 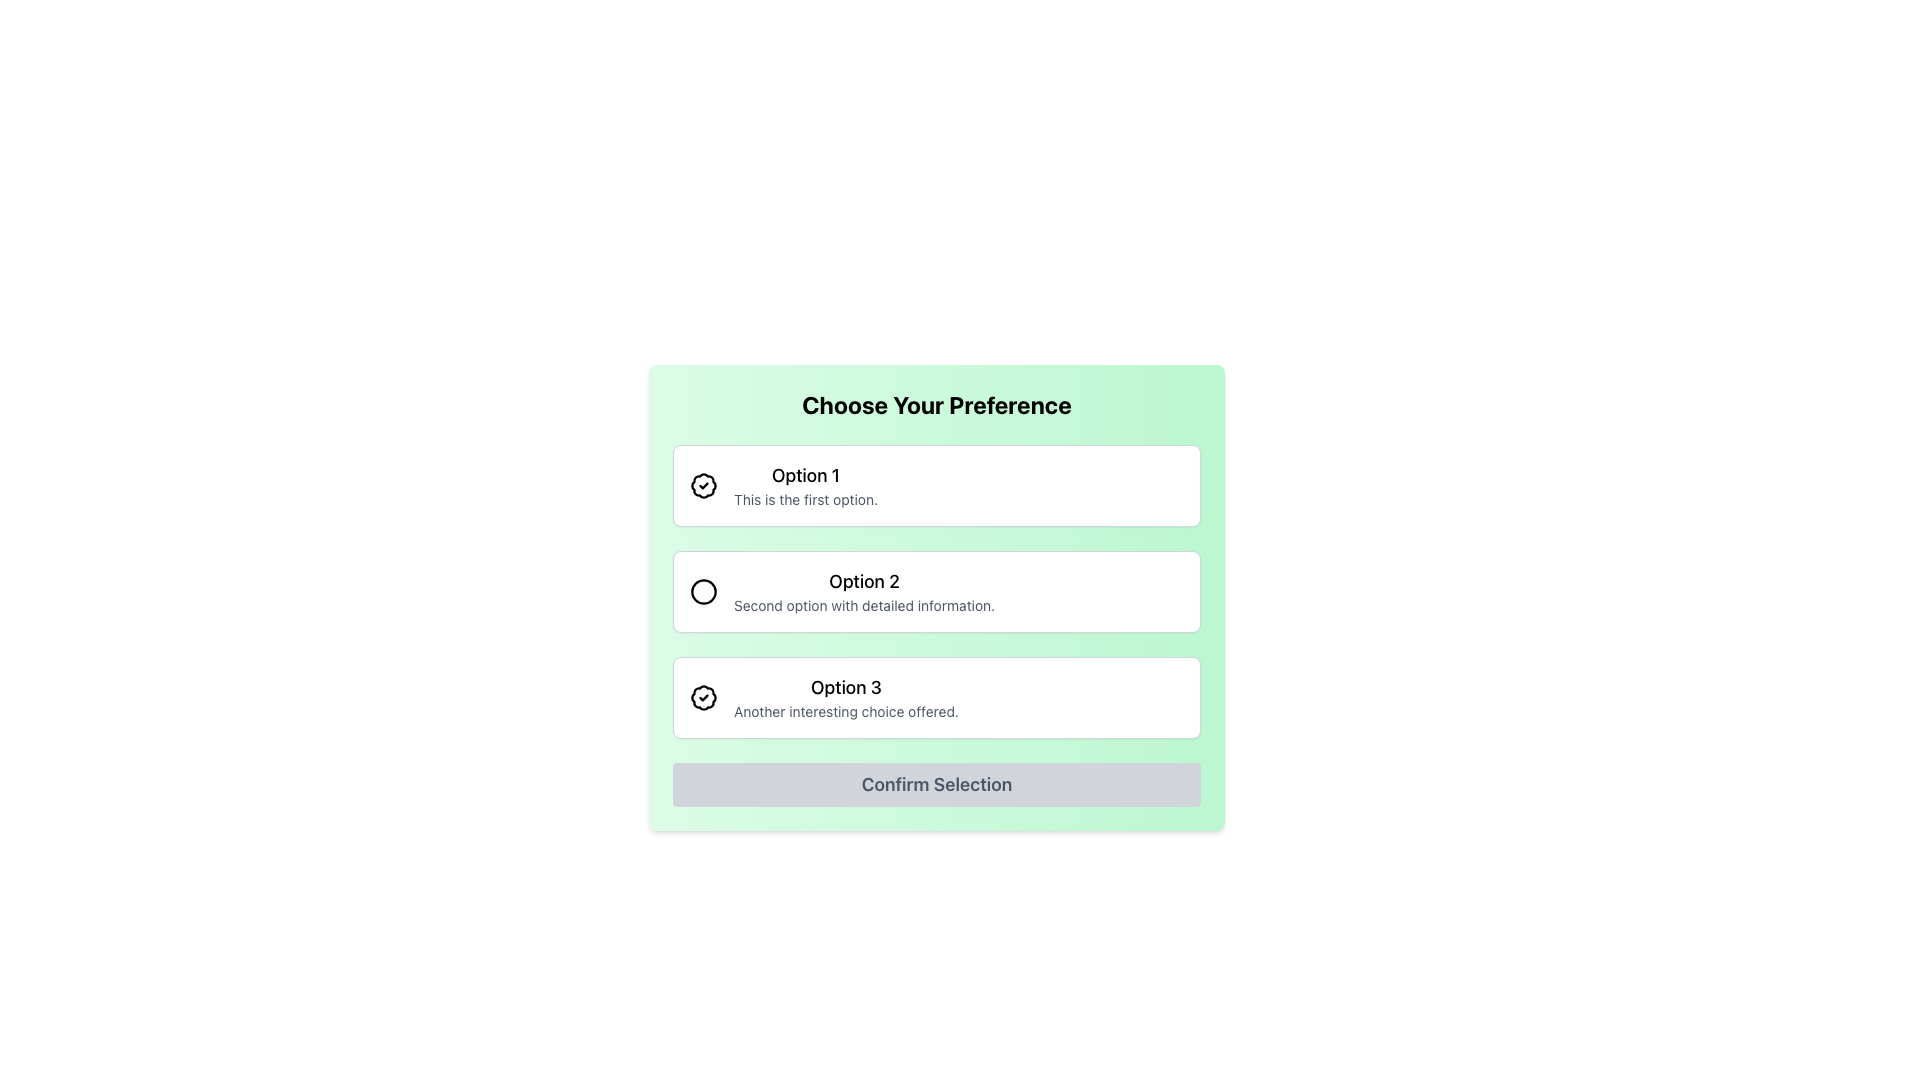 I want to click on the Badge Icon that symbolizes the selection for 'Option 3', indicating it is the active choice, so click(x=704, y=697).